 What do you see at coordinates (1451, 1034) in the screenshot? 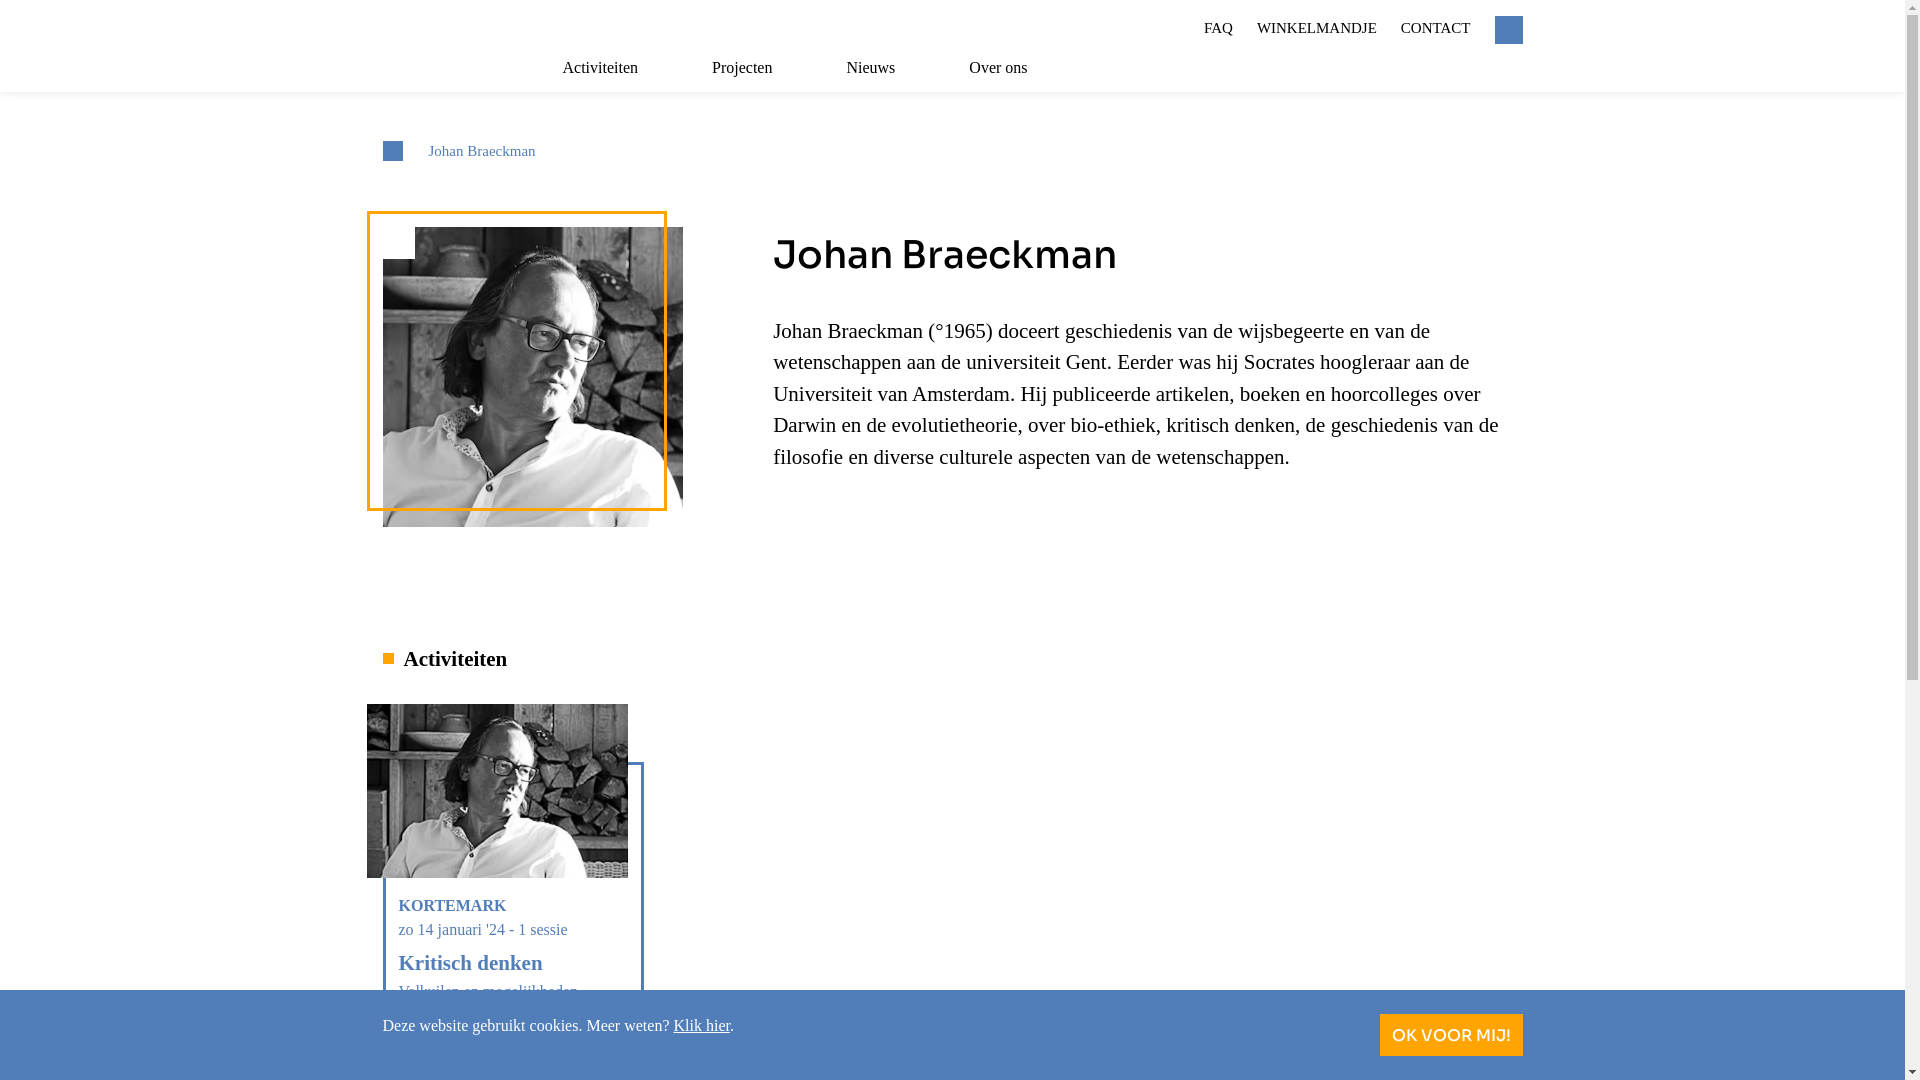
I see `'OK VOOR MIJ!'` at bounding box center [1451, 1034].